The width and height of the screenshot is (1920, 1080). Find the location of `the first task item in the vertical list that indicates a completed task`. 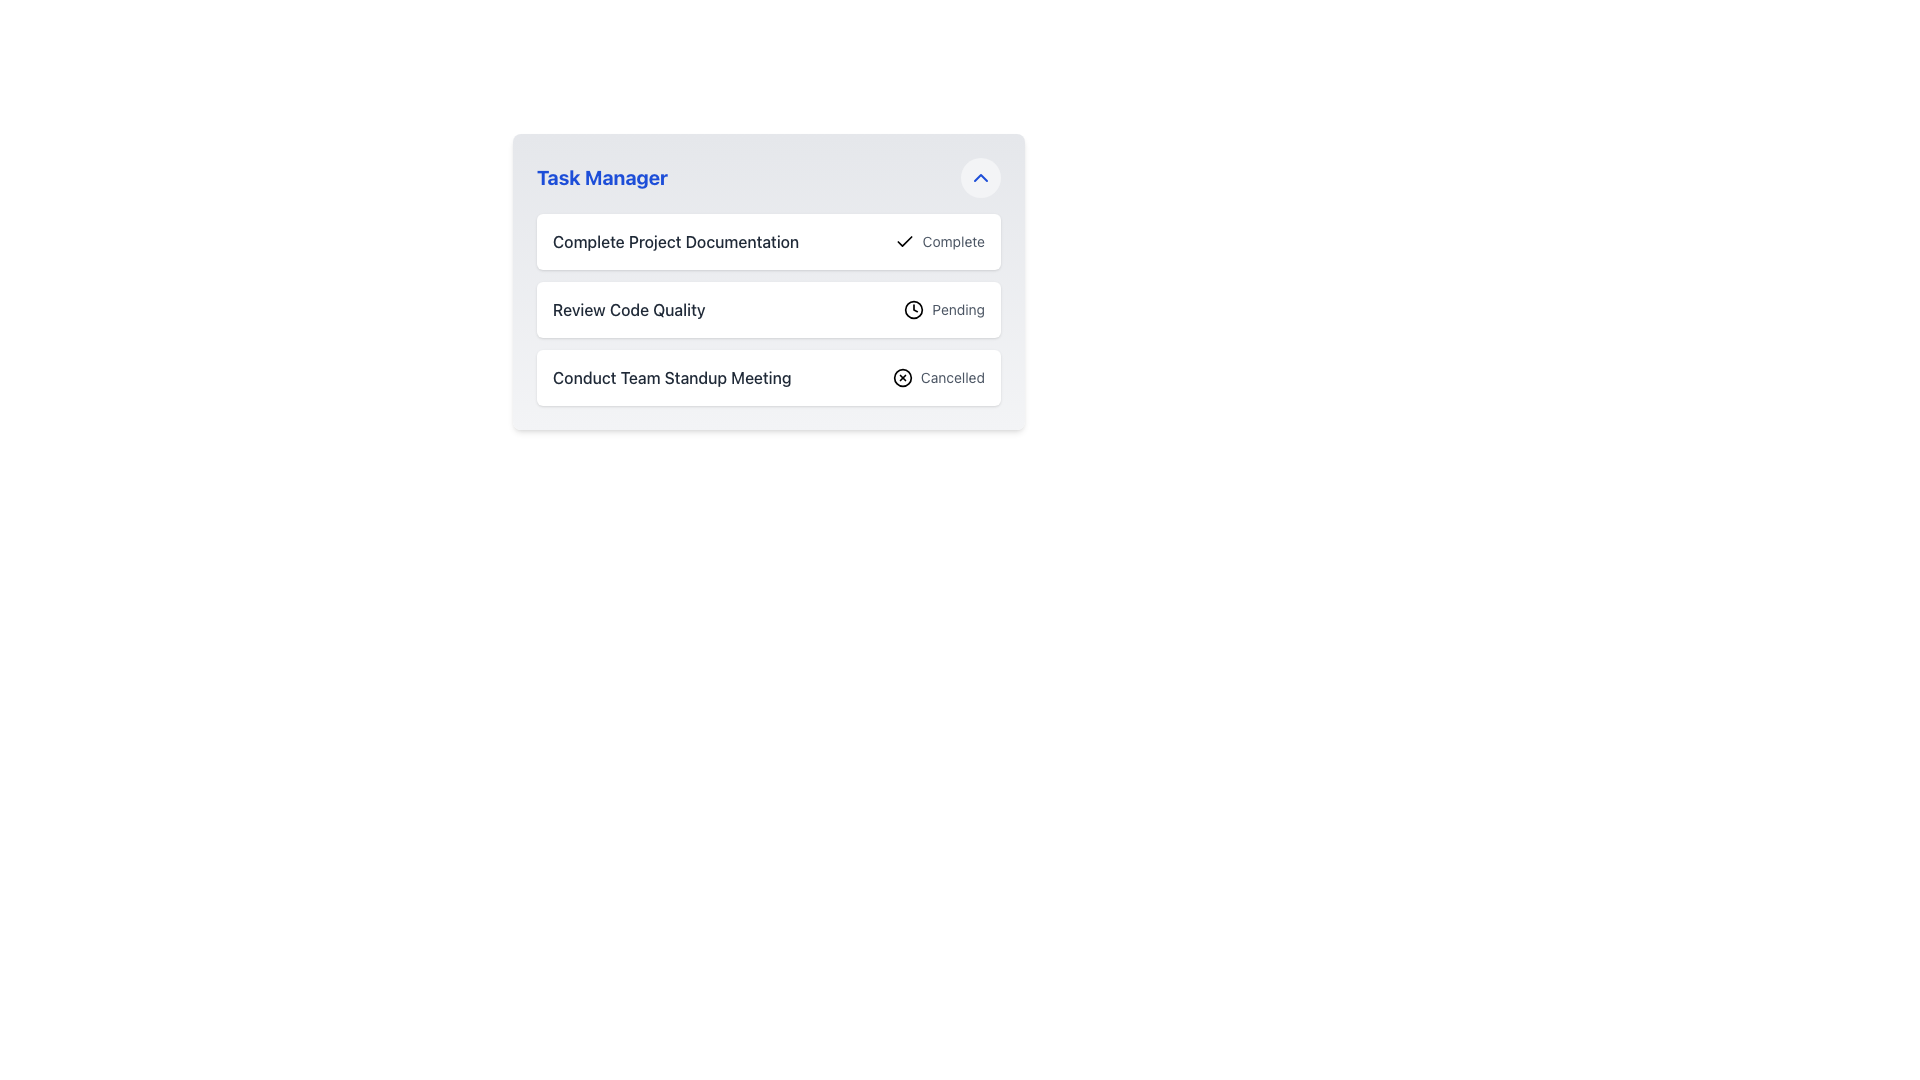

the first task item in the vertical list that indicates a completed task is located at coordinates (767, 241).